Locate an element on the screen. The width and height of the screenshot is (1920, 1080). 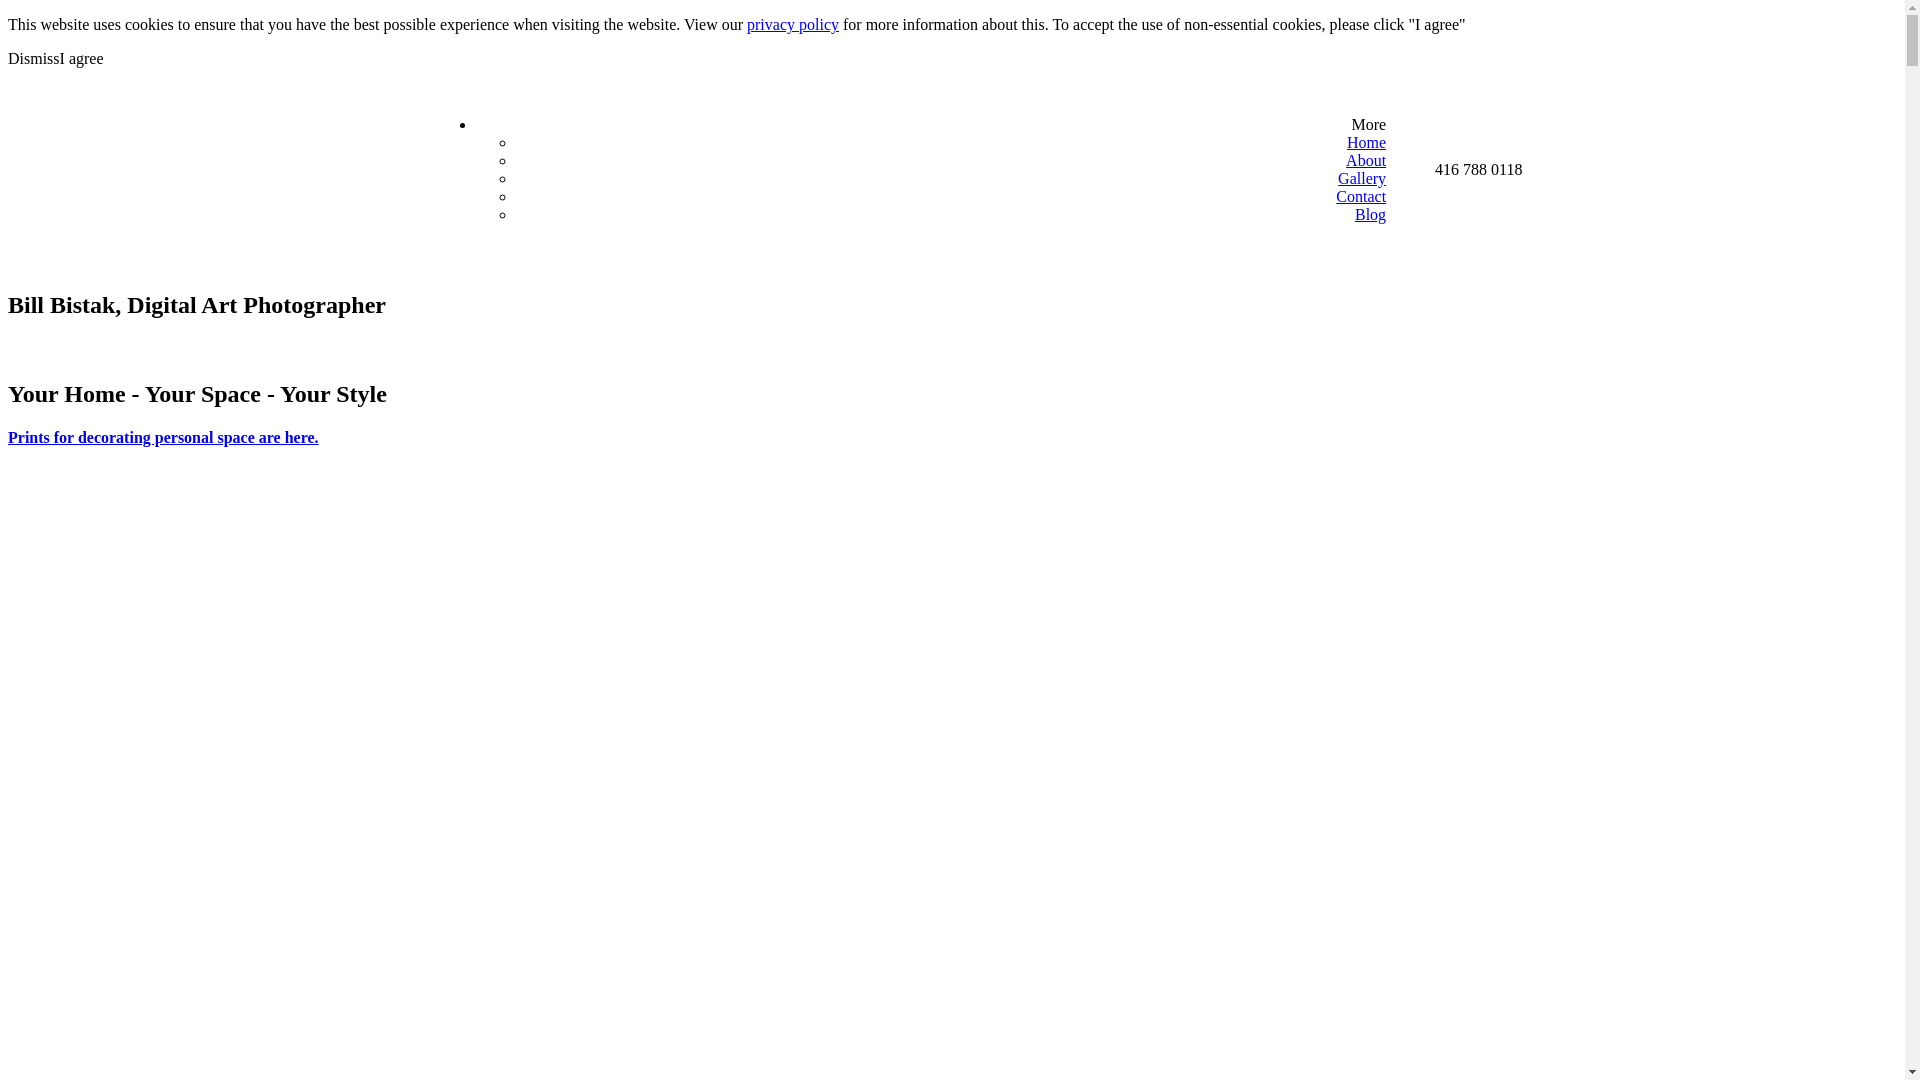
'privacy policy' is located at coordinates (791, 24).